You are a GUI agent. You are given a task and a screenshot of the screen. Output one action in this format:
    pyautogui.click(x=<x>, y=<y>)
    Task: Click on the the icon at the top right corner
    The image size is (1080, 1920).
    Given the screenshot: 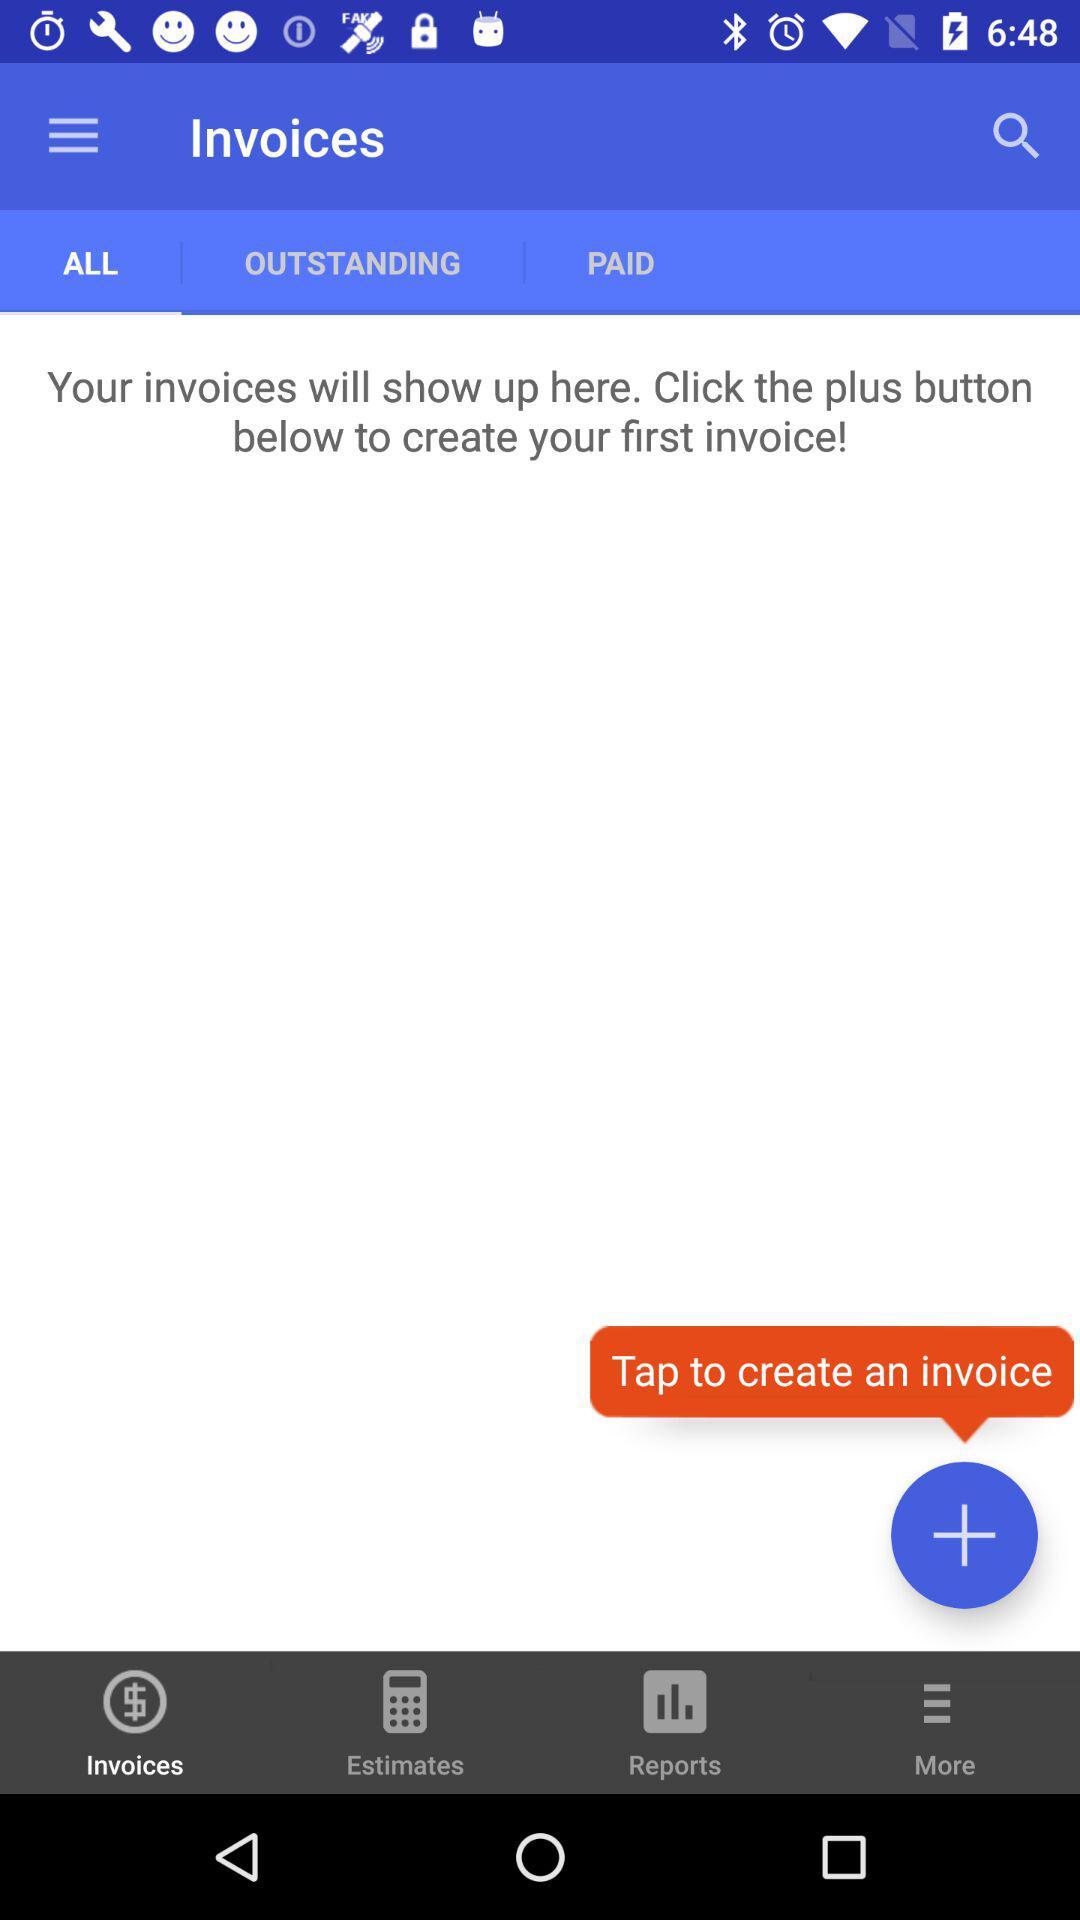 What is the action you would take?
    pyautogui.click(x=1017, y=135)
    